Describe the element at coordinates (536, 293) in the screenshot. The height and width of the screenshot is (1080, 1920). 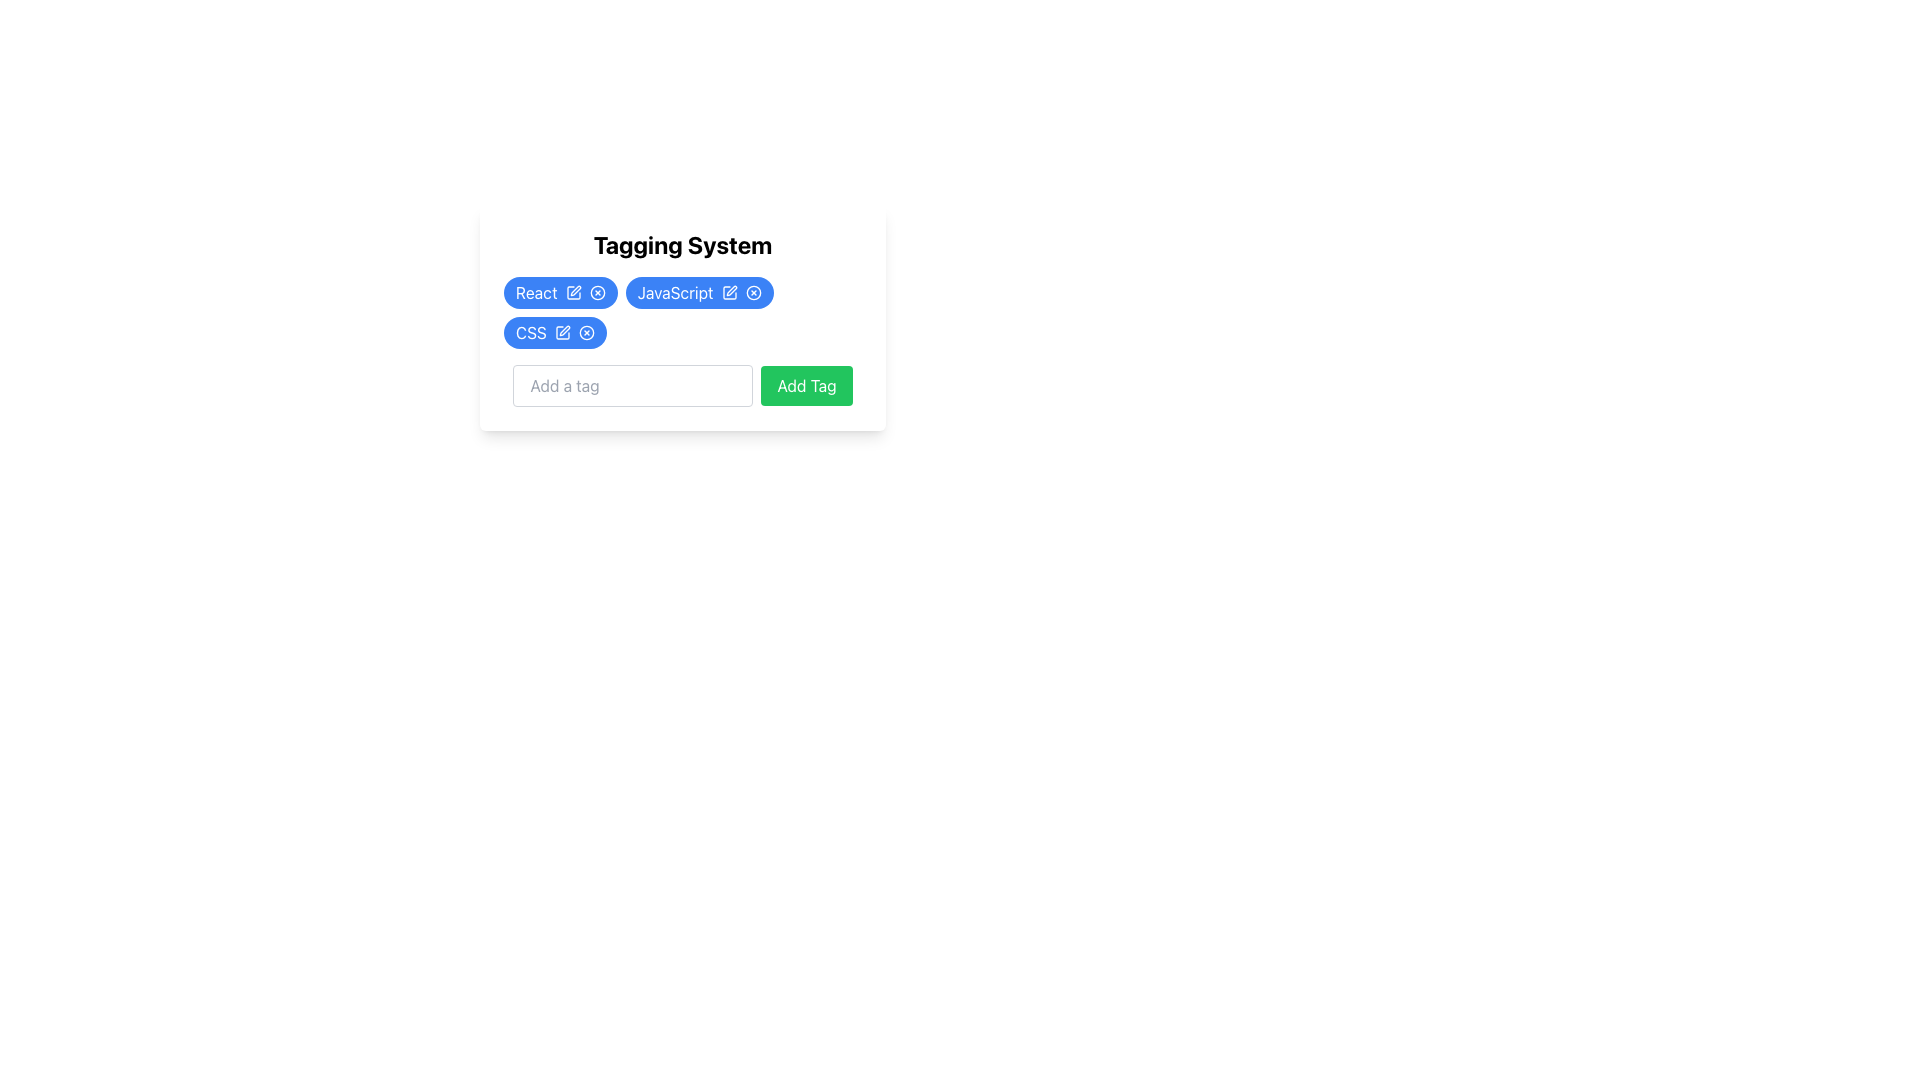
I see `the 'React' text label in the tagging interface, which is the first tag in the row` at that location.